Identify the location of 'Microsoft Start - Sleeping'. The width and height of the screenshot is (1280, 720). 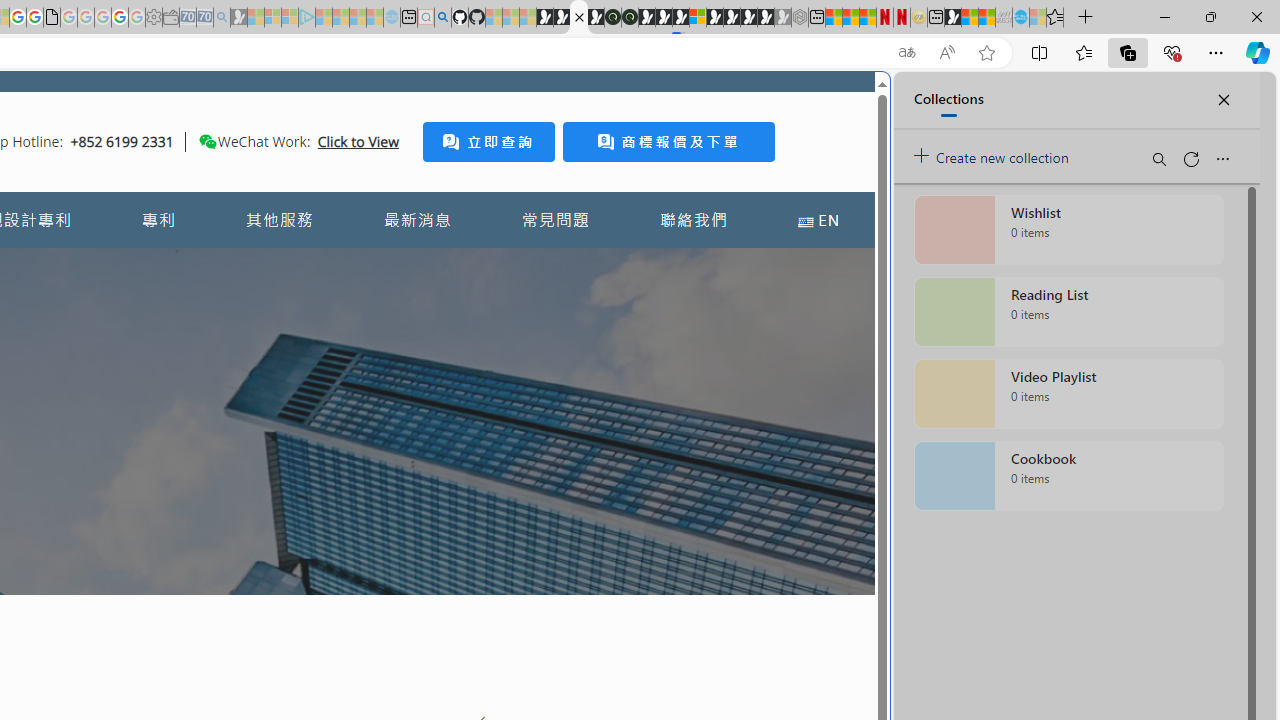
(357, 17).